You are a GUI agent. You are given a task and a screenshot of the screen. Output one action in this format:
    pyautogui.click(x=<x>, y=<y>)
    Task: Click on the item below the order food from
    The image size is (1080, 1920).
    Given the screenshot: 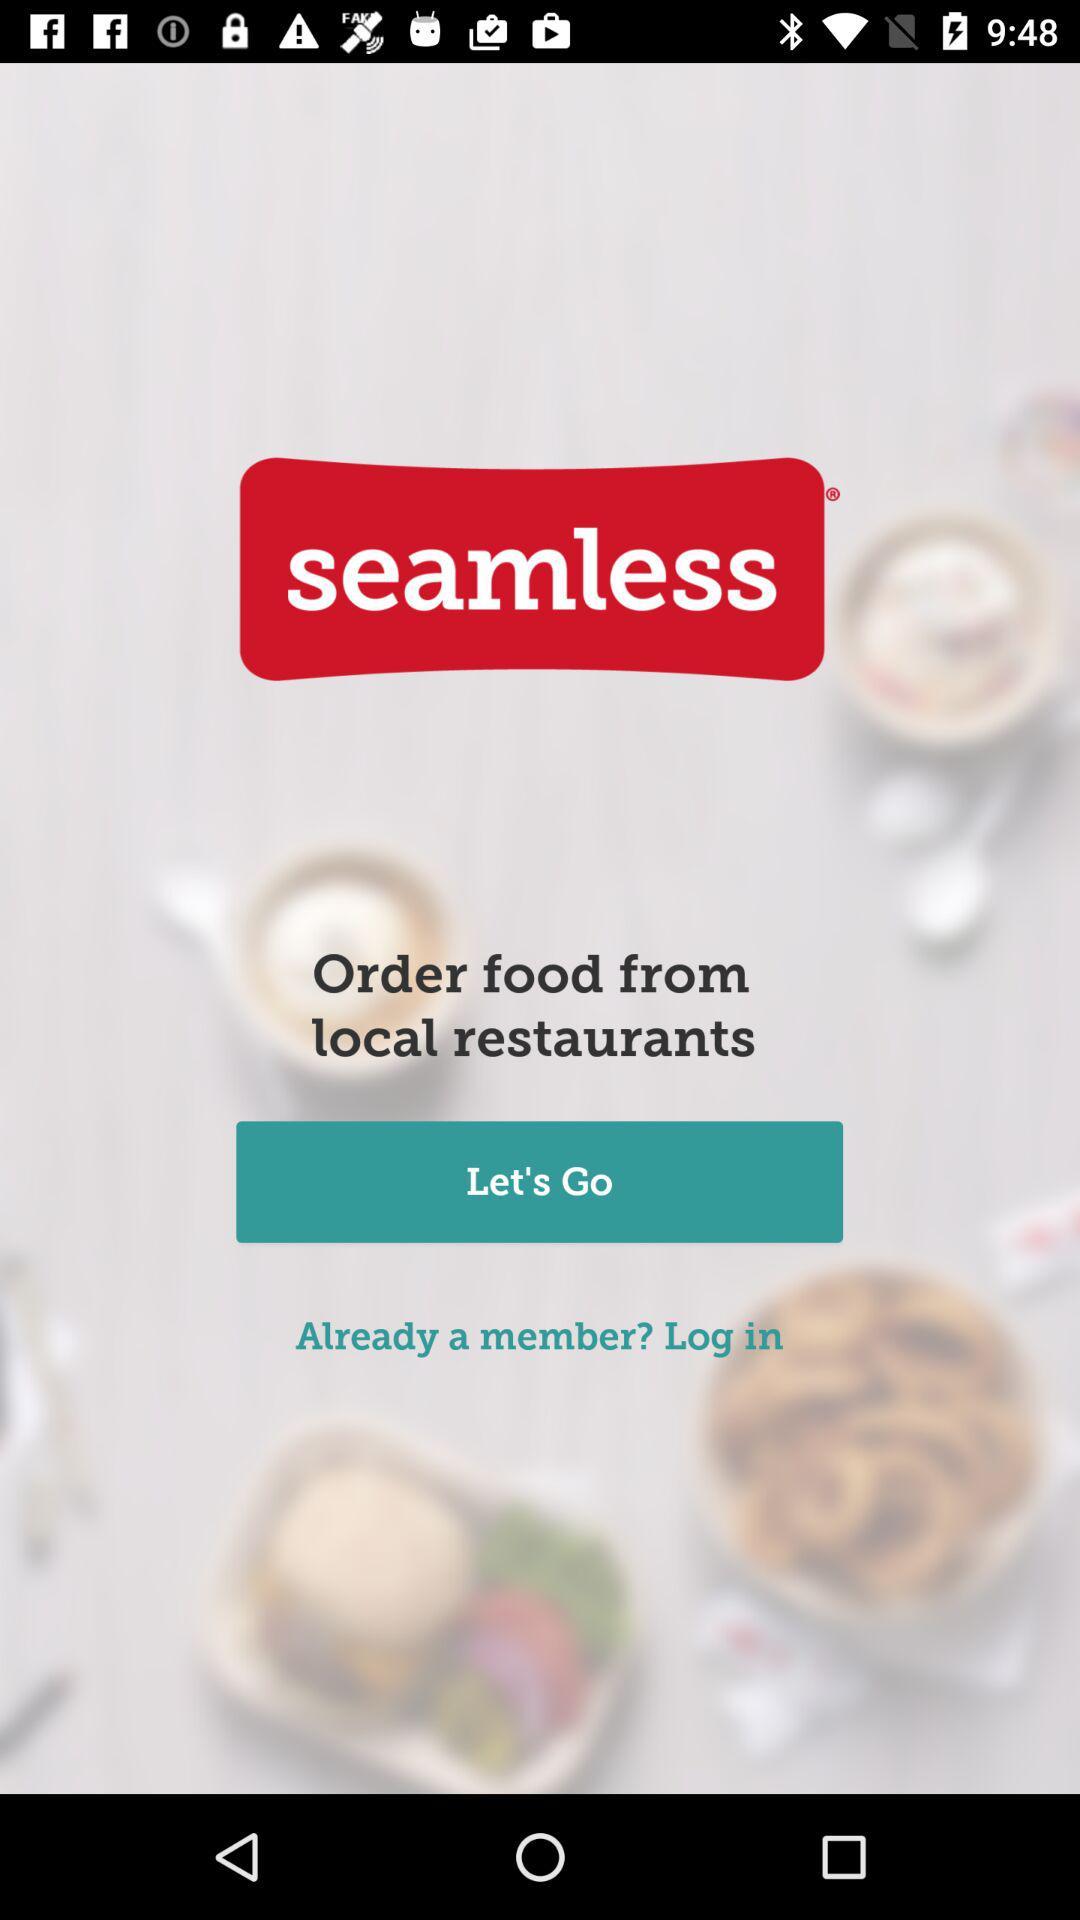 What is the action you would take?
    pyautogui.click(x=538, y=1184)
    